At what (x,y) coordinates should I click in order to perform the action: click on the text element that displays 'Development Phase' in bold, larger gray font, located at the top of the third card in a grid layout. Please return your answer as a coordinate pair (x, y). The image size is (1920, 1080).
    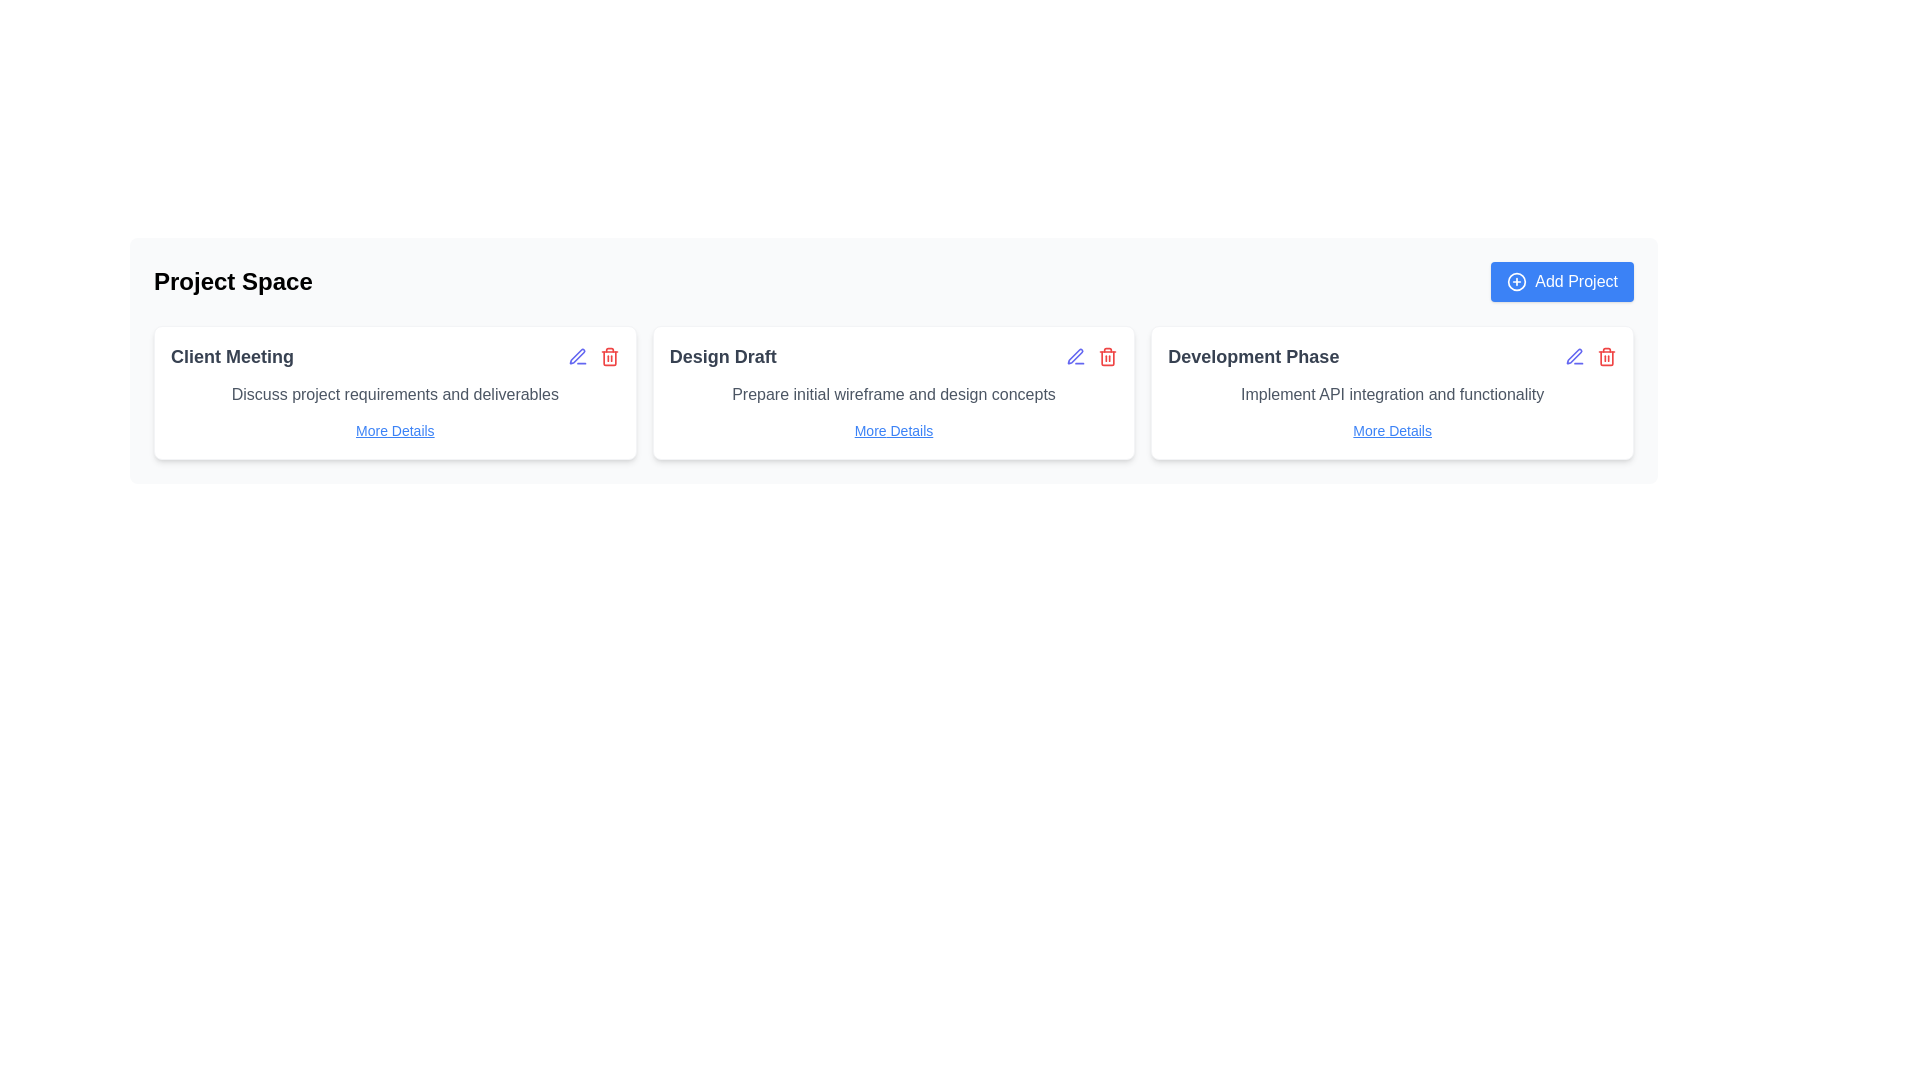
    Looking at the image, I should click on (1252, 356).